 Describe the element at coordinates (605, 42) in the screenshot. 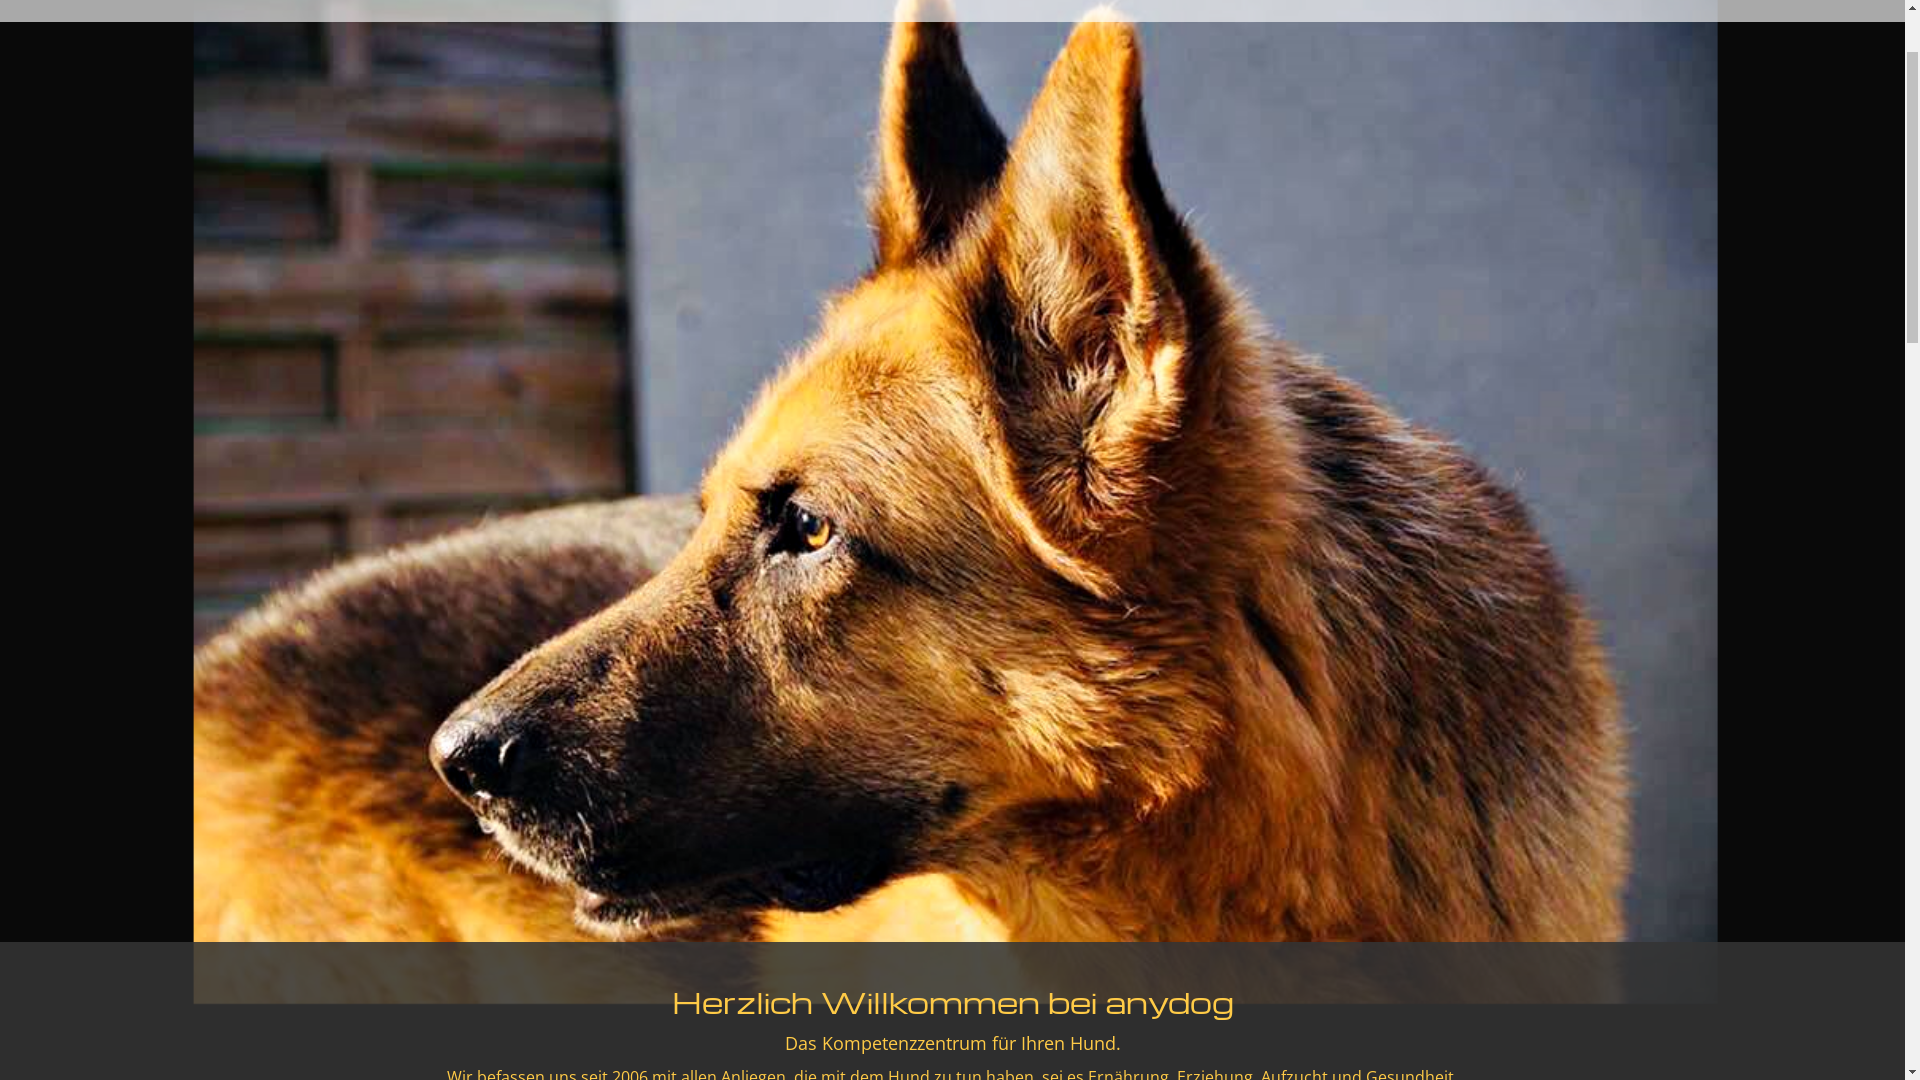

I see `'Hundewellness'` at that location.